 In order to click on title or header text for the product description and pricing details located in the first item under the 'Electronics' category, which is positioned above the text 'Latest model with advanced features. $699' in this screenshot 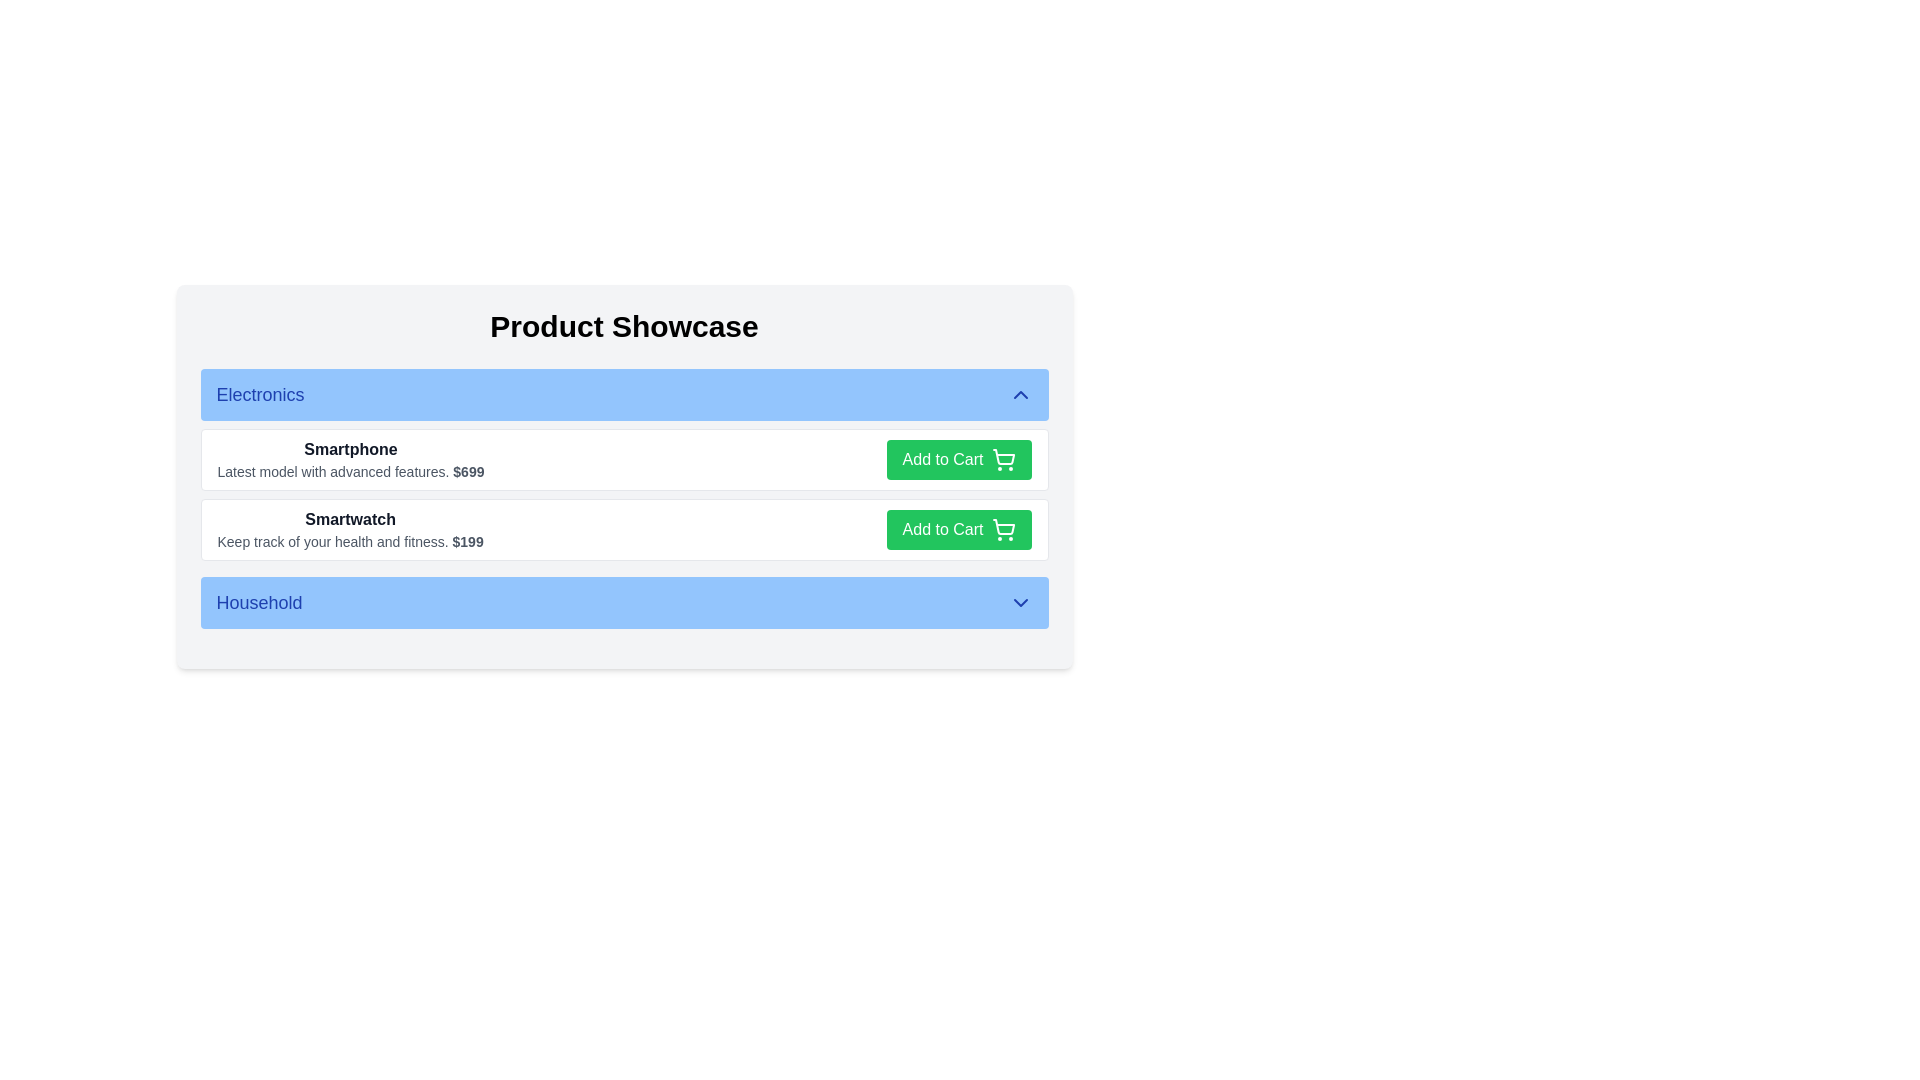, I will do `click(350, 450)`.